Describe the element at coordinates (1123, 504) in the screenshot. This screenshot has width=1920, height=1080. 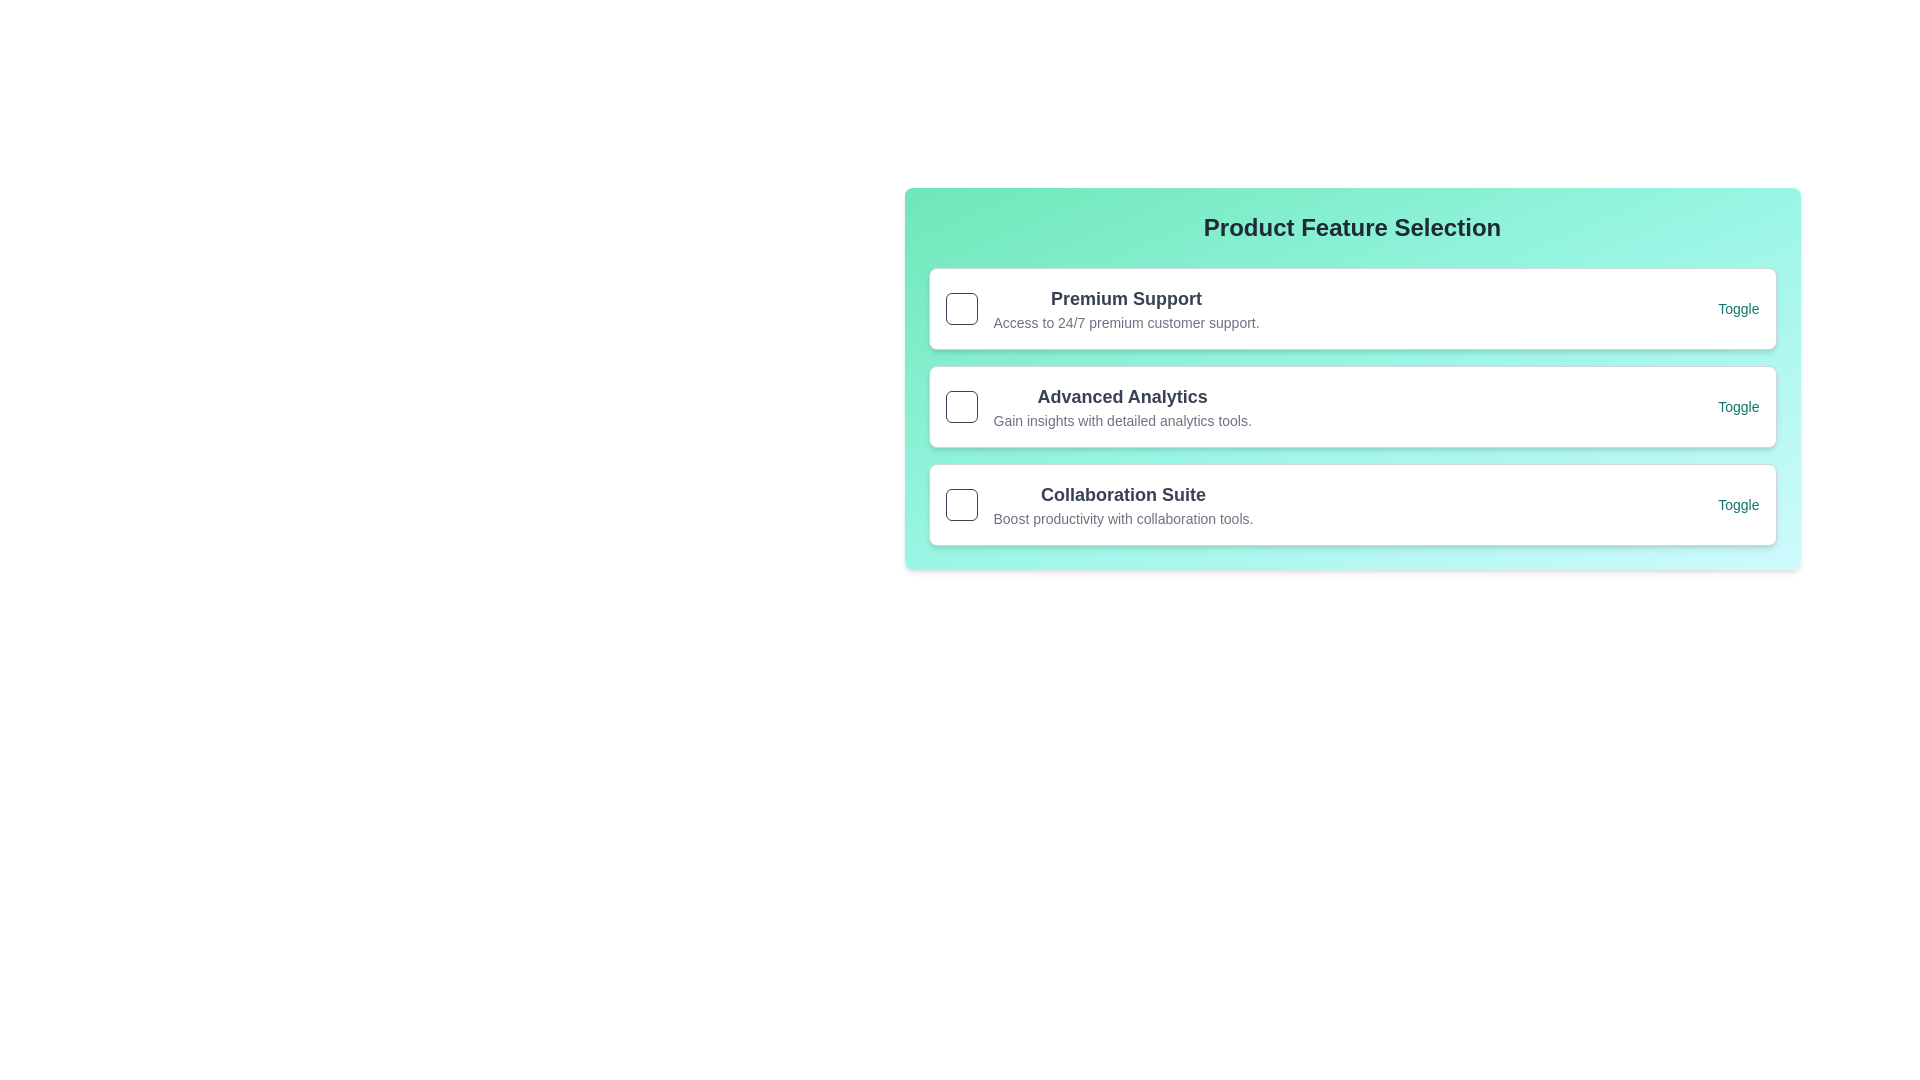
I see `the text block titled 'Collaboration Suite' which is styled in dark gray and contains a subtitle 'Boost productivity with collaboration tools.' located beneath 'Advanced Analytics' in the feature selection section` at that location.